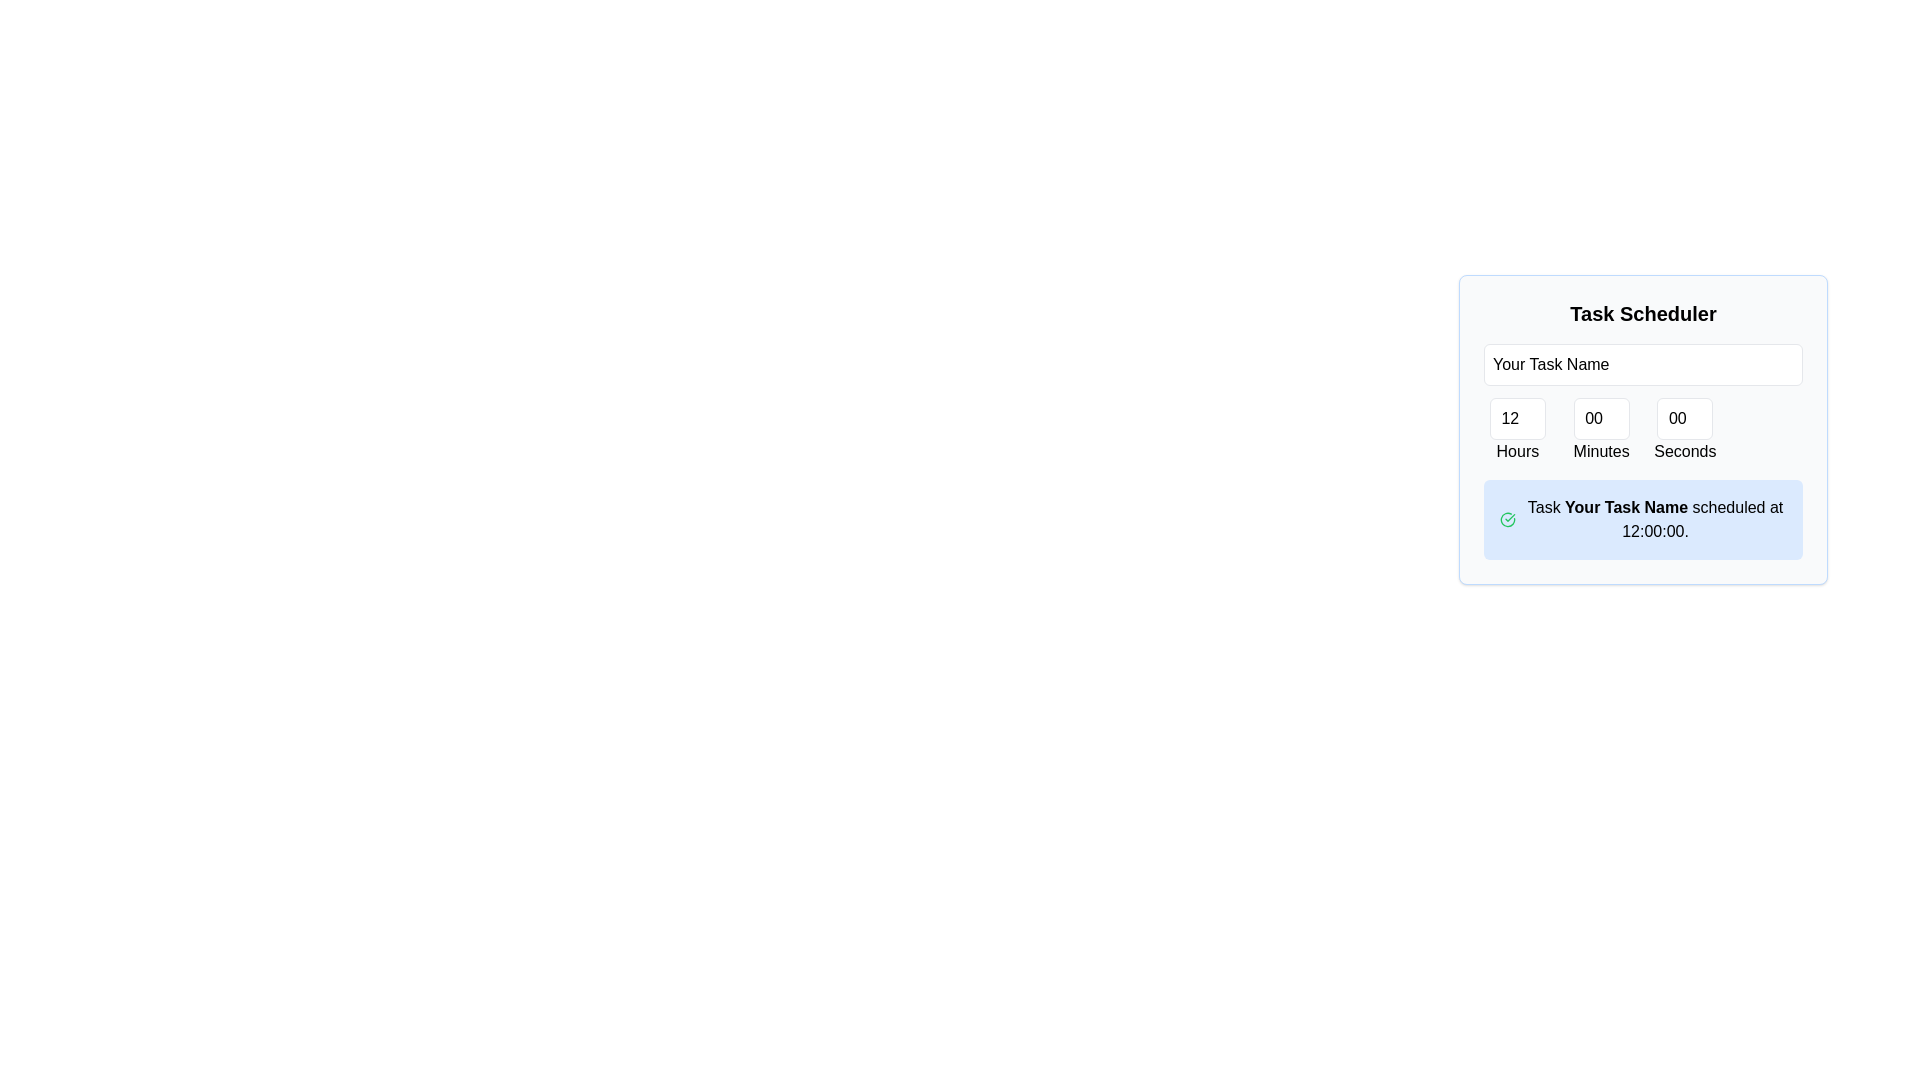 This screenshot has height=1080, width=1920. Describe the element at coordinates (1601, 451) in the screenshot. I see `the text label displaying 'Minutes', which is positioned below the input field labeled '00' and above the 'Seconds' label` at that location.